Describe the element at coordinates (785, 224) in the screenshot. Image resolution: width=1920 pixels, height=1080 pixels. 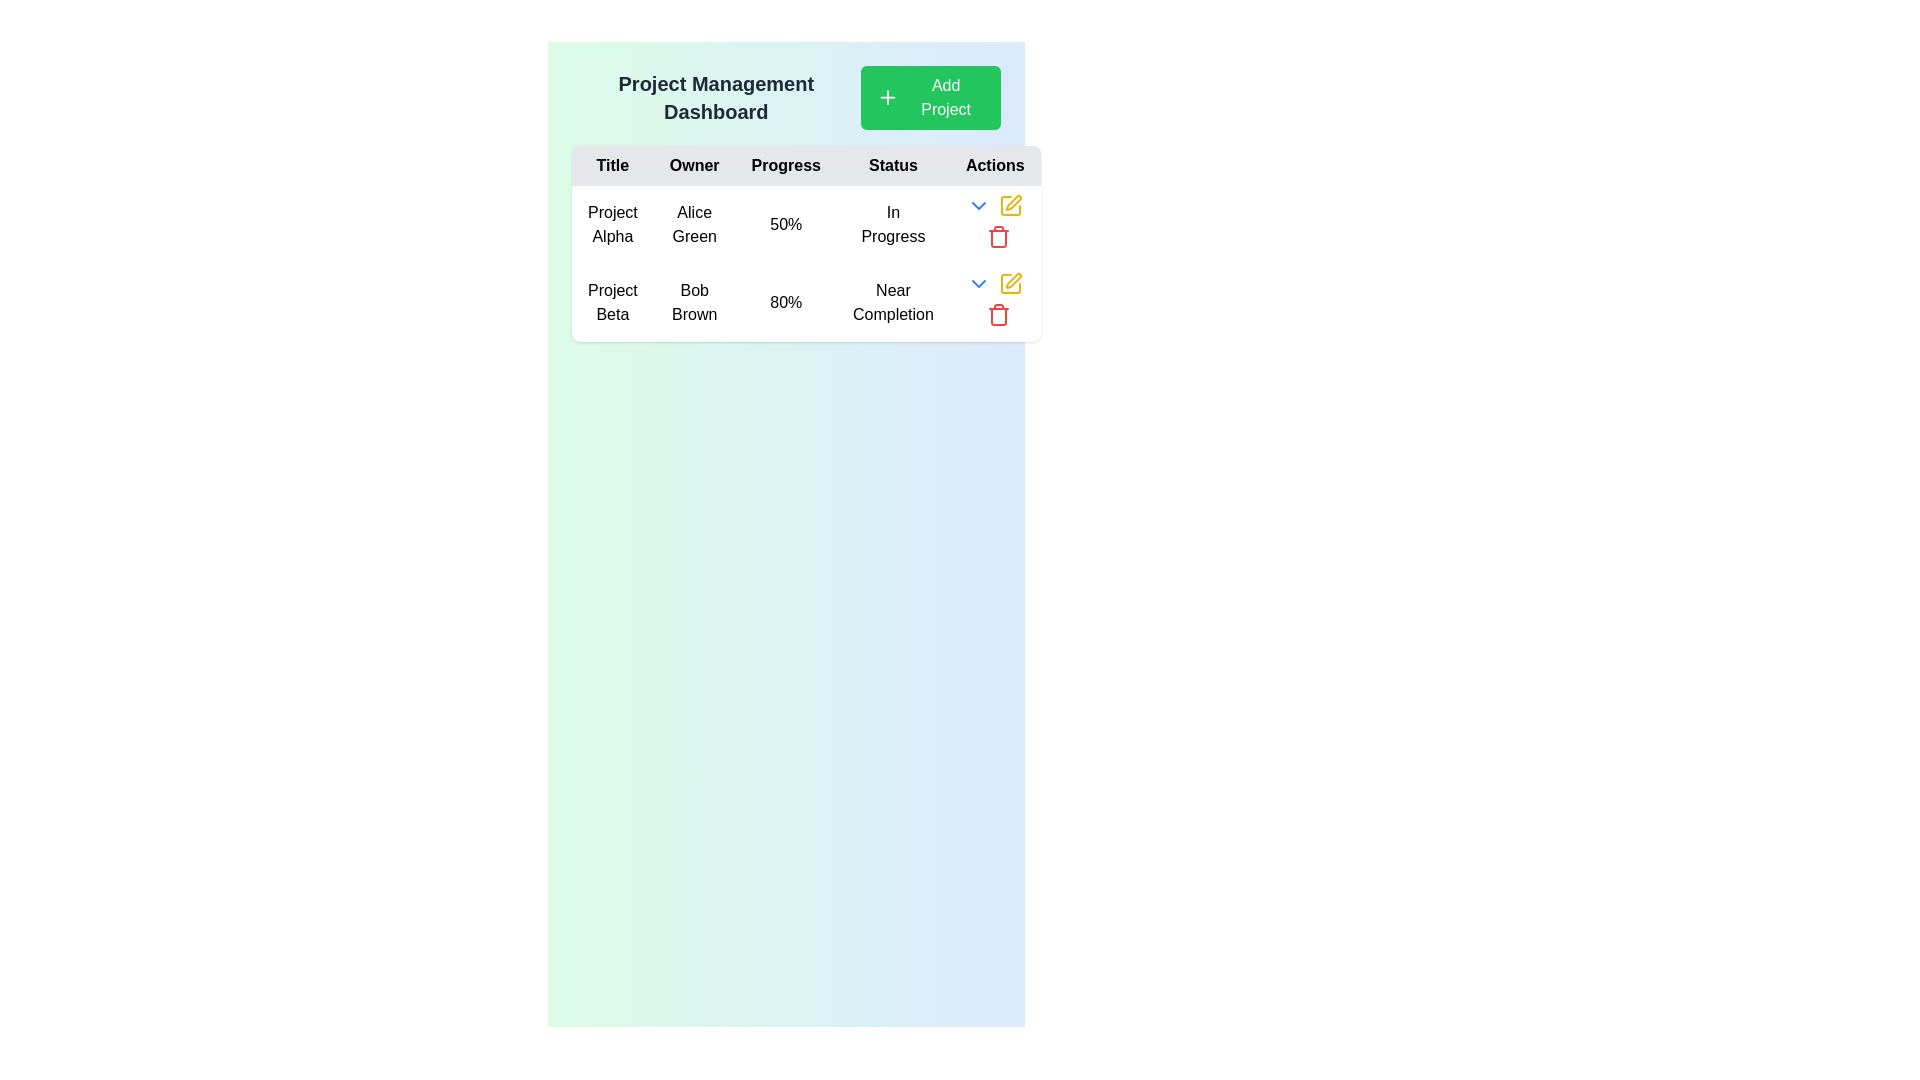
I see `the static Text label displaying the progress percentage (50%) for 'Project Alpha', located in the 'Progress' column of the table` at that location.